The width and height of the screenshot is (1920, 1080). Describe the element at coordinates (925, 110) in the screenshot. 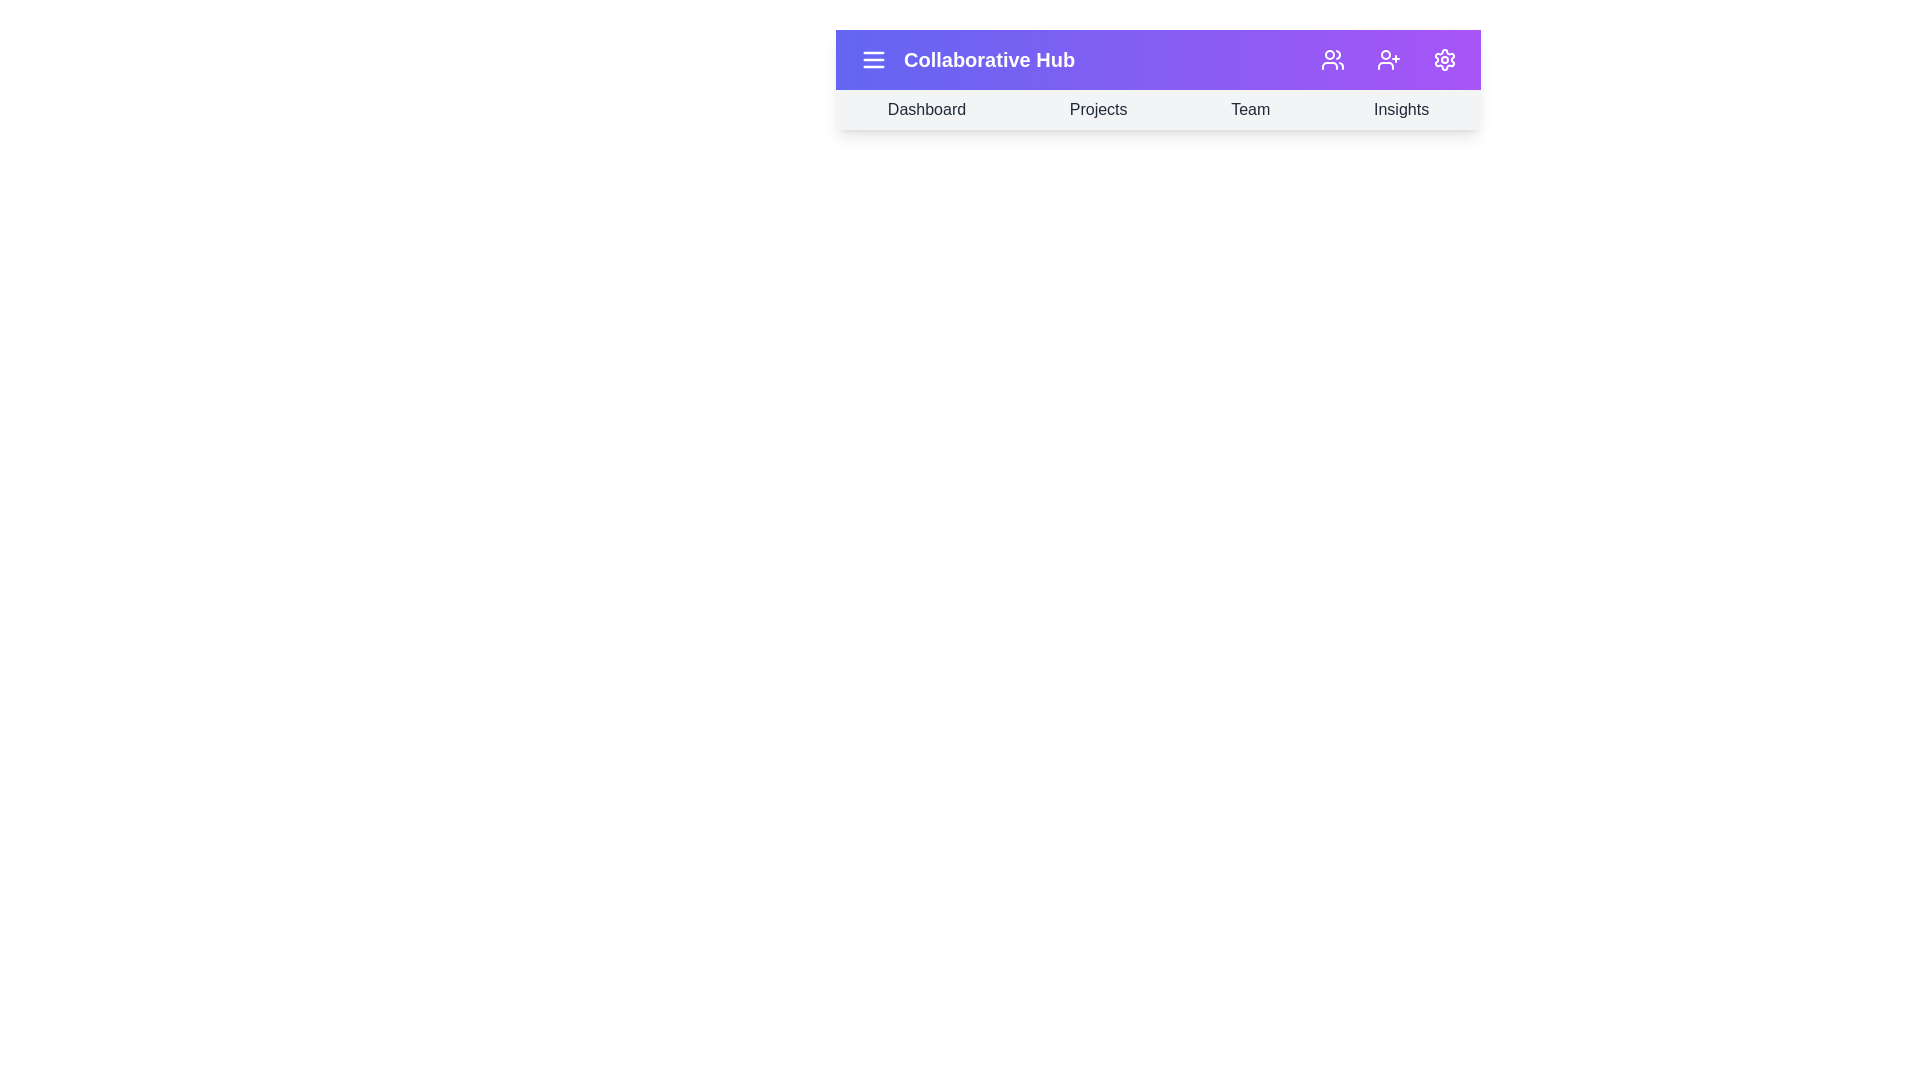

I see `the navigation bar section corresponding to Dashboard` at that location.